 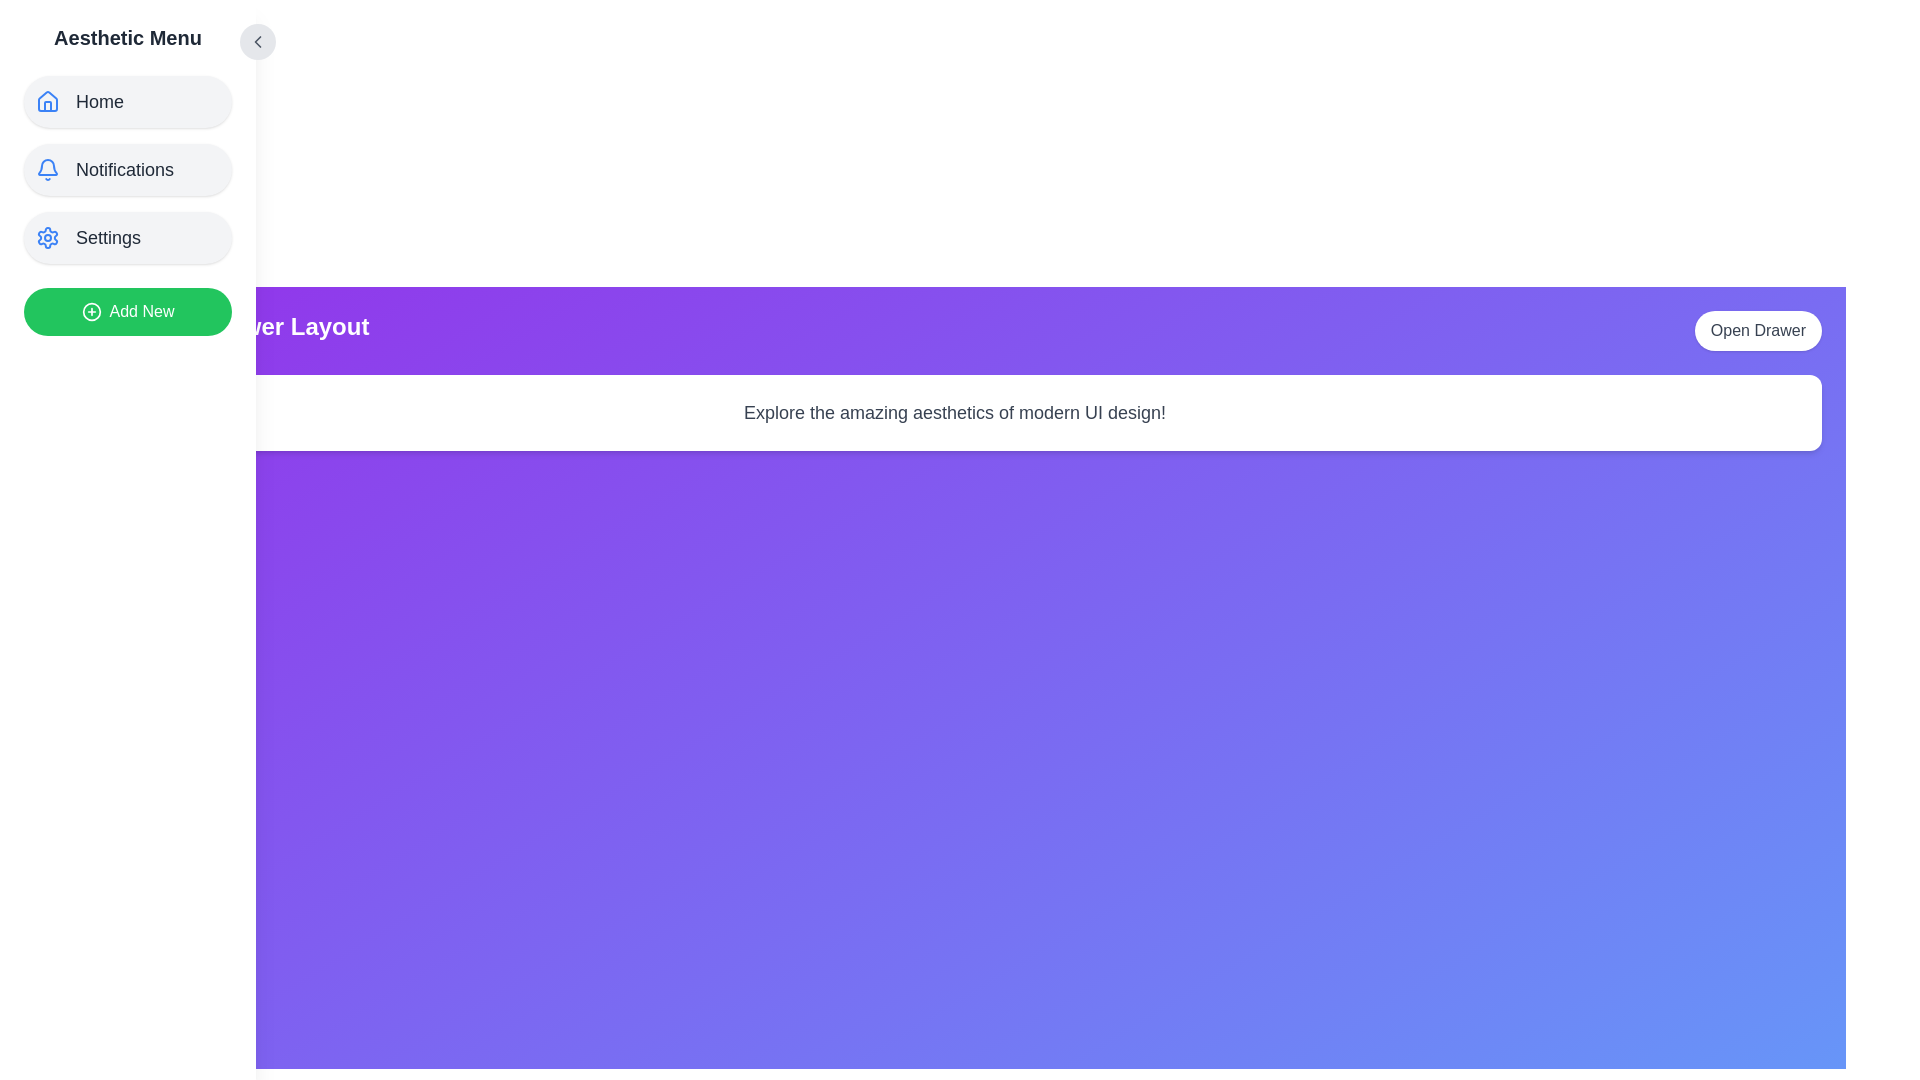 What do you see at coordinates (954, 411) in the screenshot?
I see `the paragraph text block that contains the message 'Explore the amazing aesthetics of modern UI design!', which is centrally located in a white rectangular box with rounded corners on a gradient blue-to-purple background` at bounding box center [954, 411].